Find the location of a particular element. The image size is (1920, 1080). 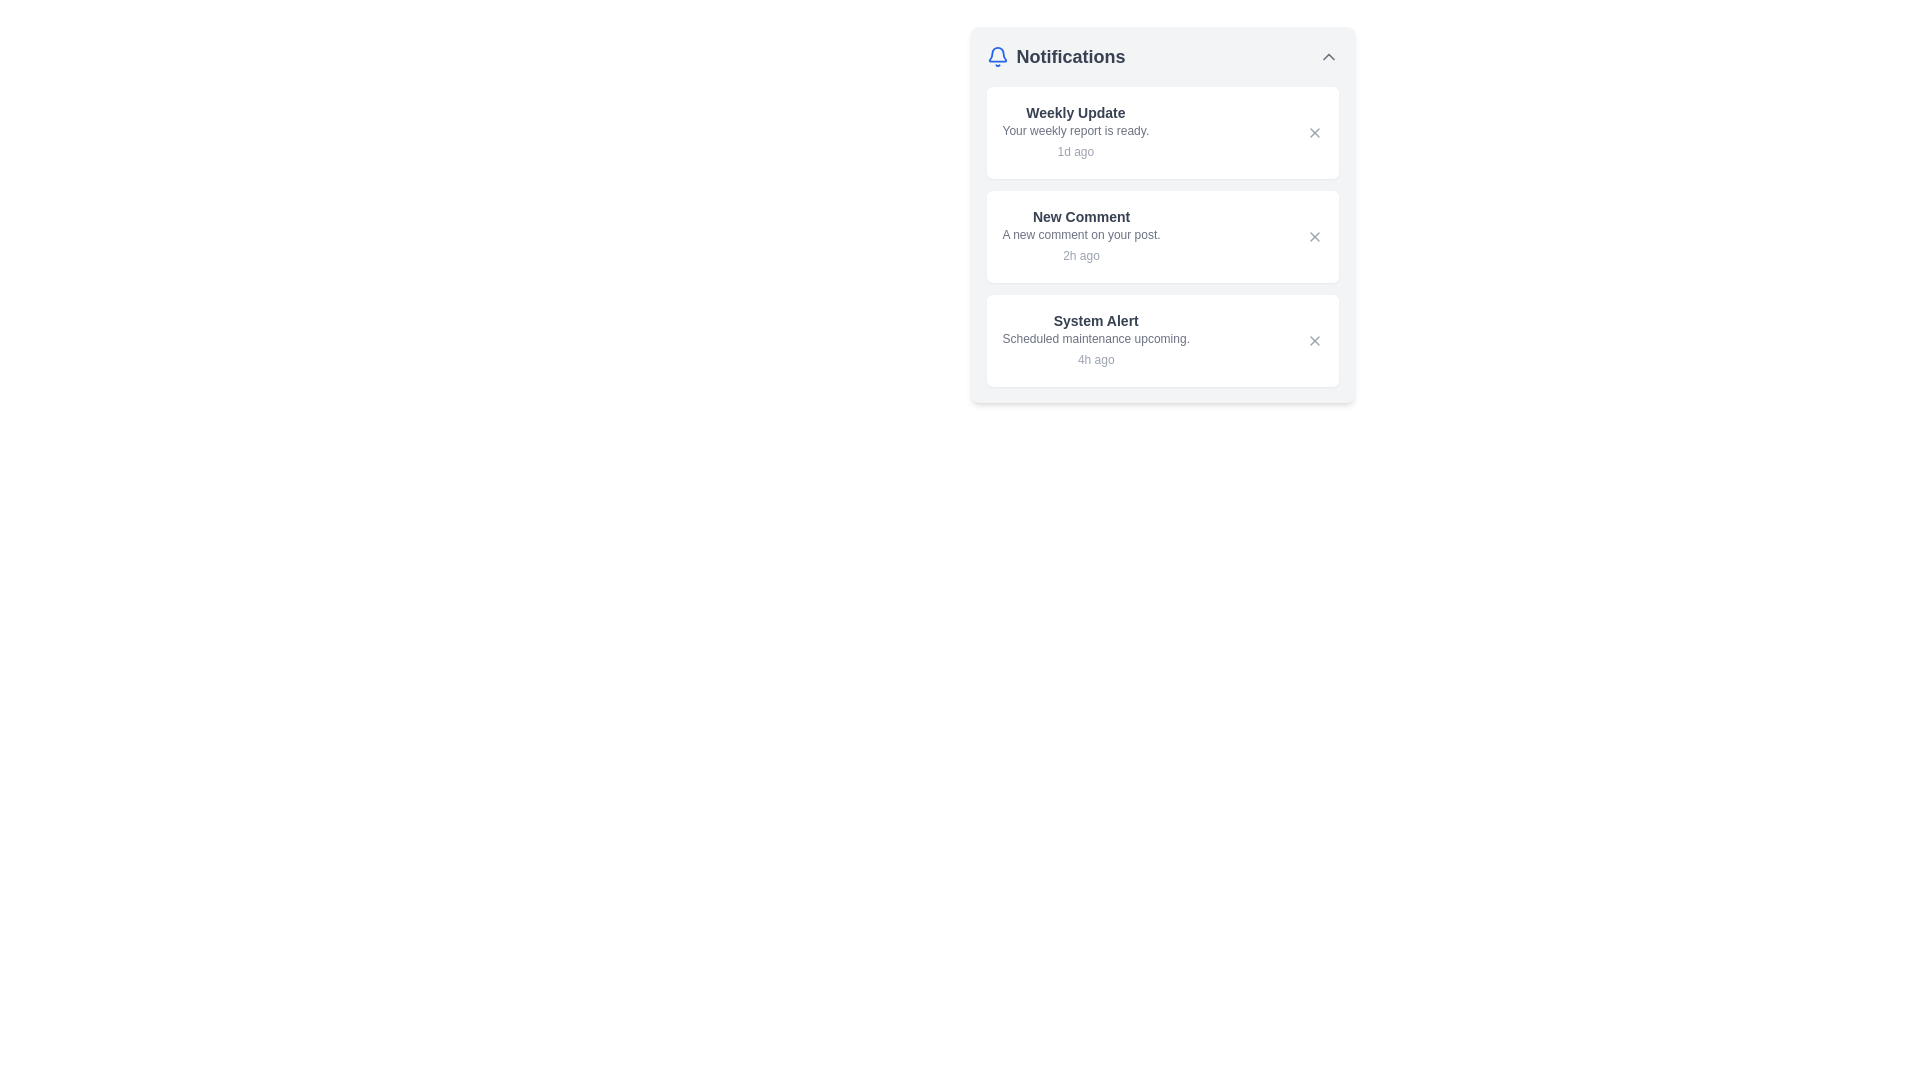

the text fragment that reads 'A new comment on your post.' which is displayed in gray below the 'New Comment' label in the second notification card is located at coordinates (1080, 234).